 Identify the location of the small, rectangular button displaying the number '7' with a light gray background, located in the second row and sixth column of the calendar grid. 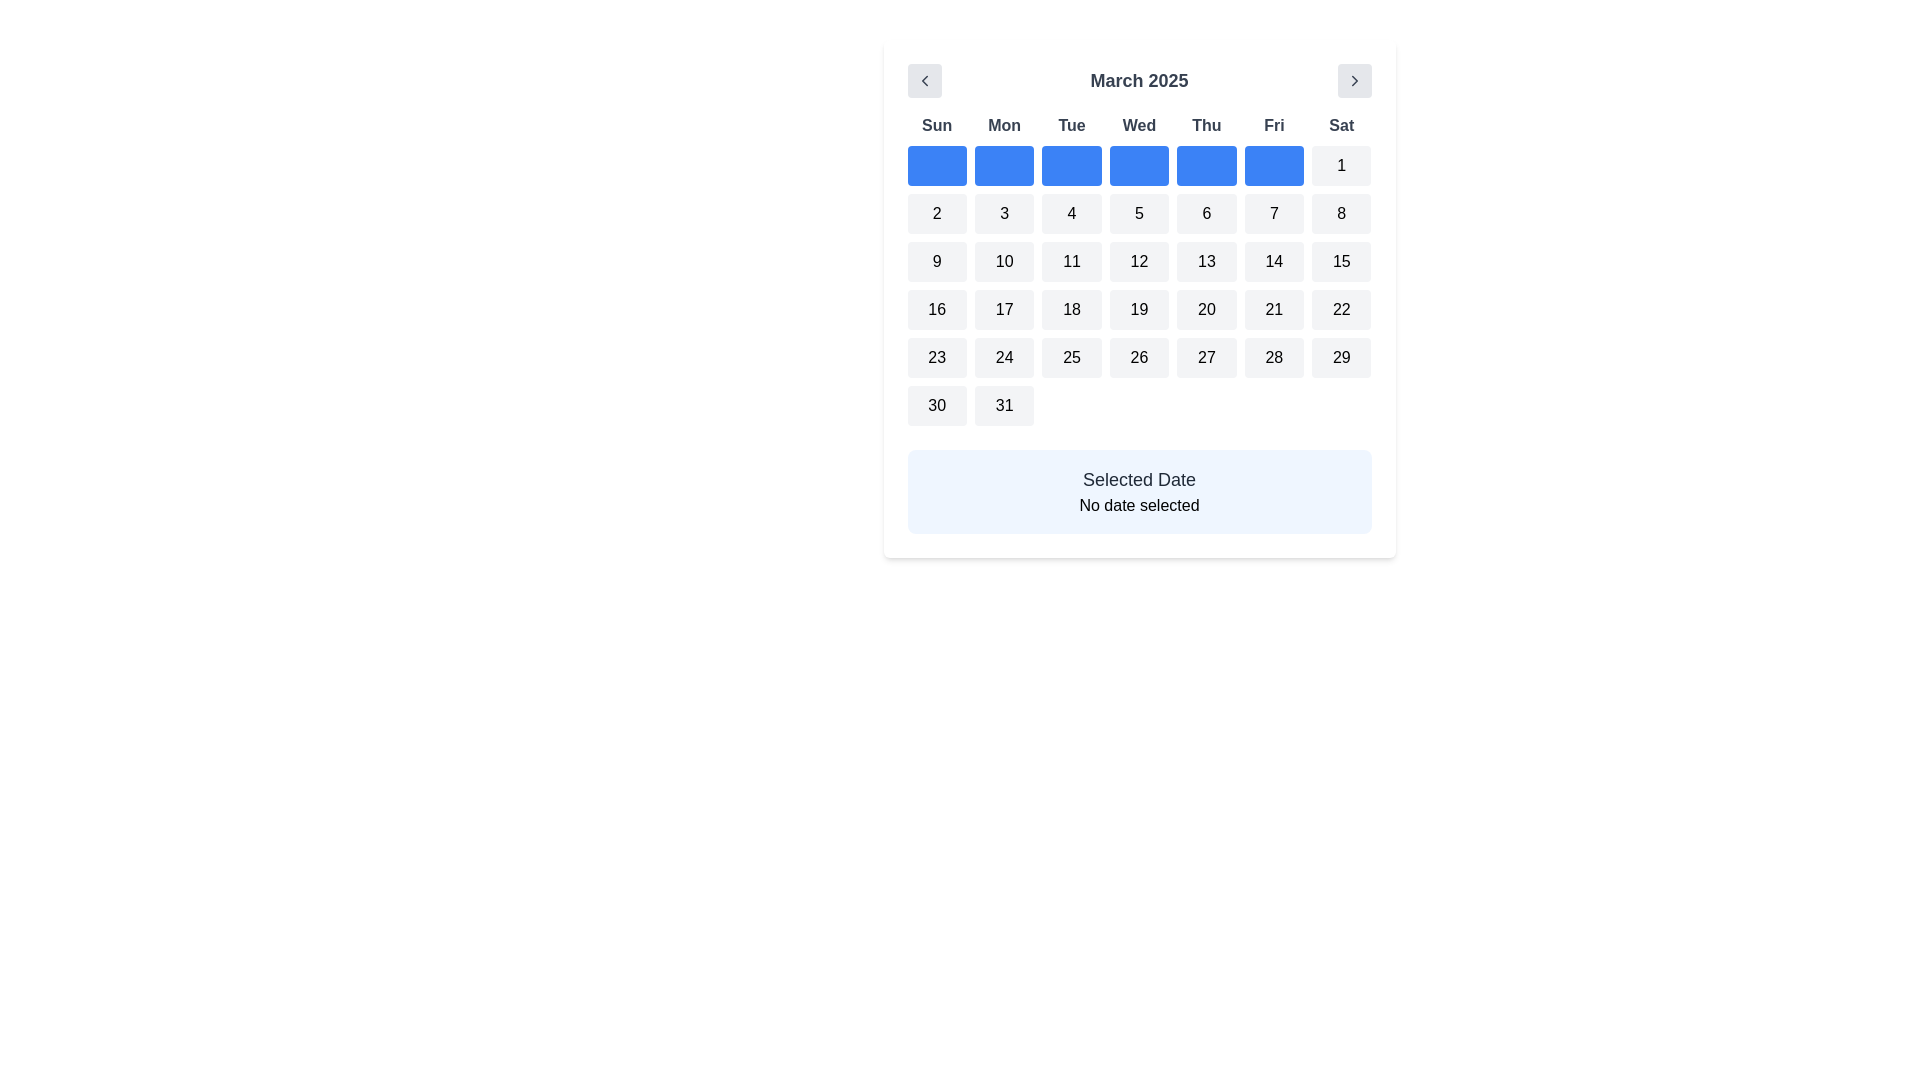
(1273, 213).